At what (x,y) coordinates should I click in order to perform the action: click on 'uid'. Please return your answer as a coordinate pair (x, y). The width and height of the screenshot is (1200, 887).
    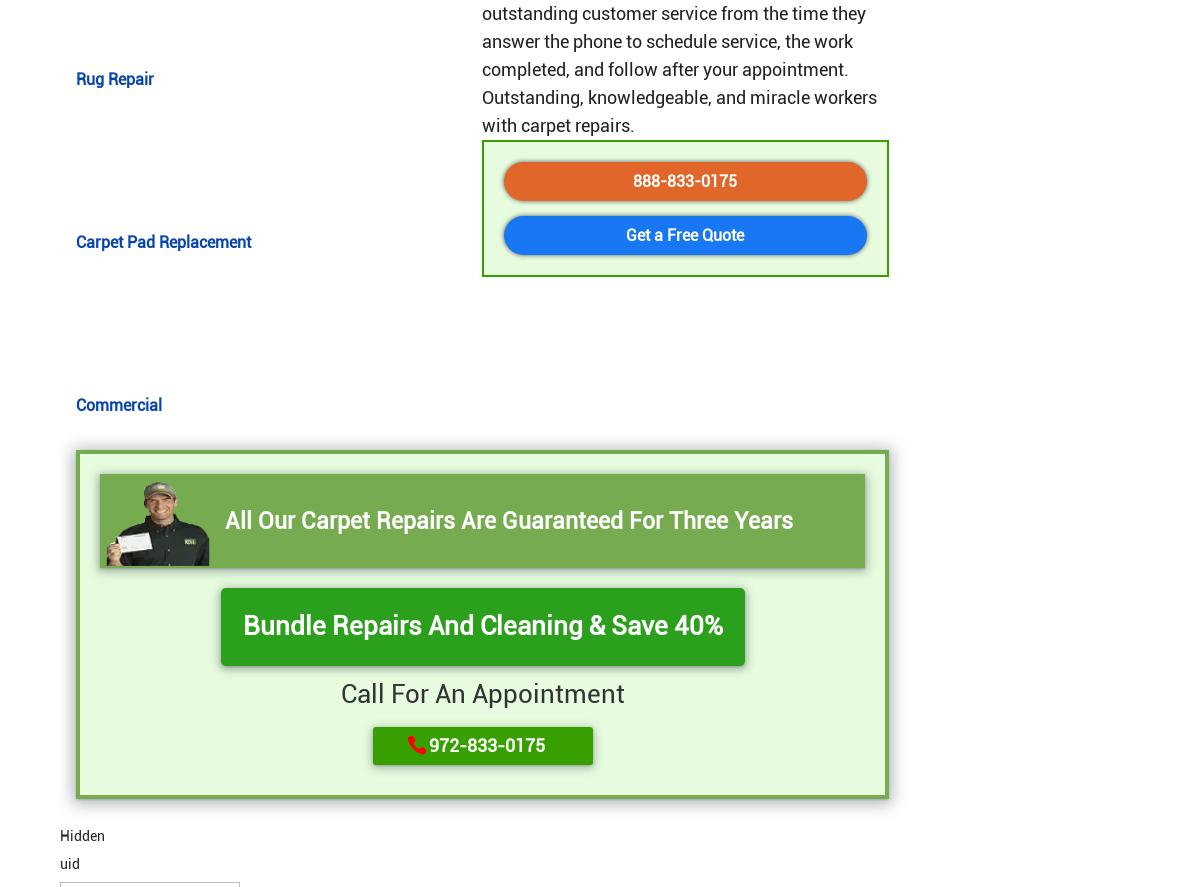
    Looking at the image, I should click on (69, 863).